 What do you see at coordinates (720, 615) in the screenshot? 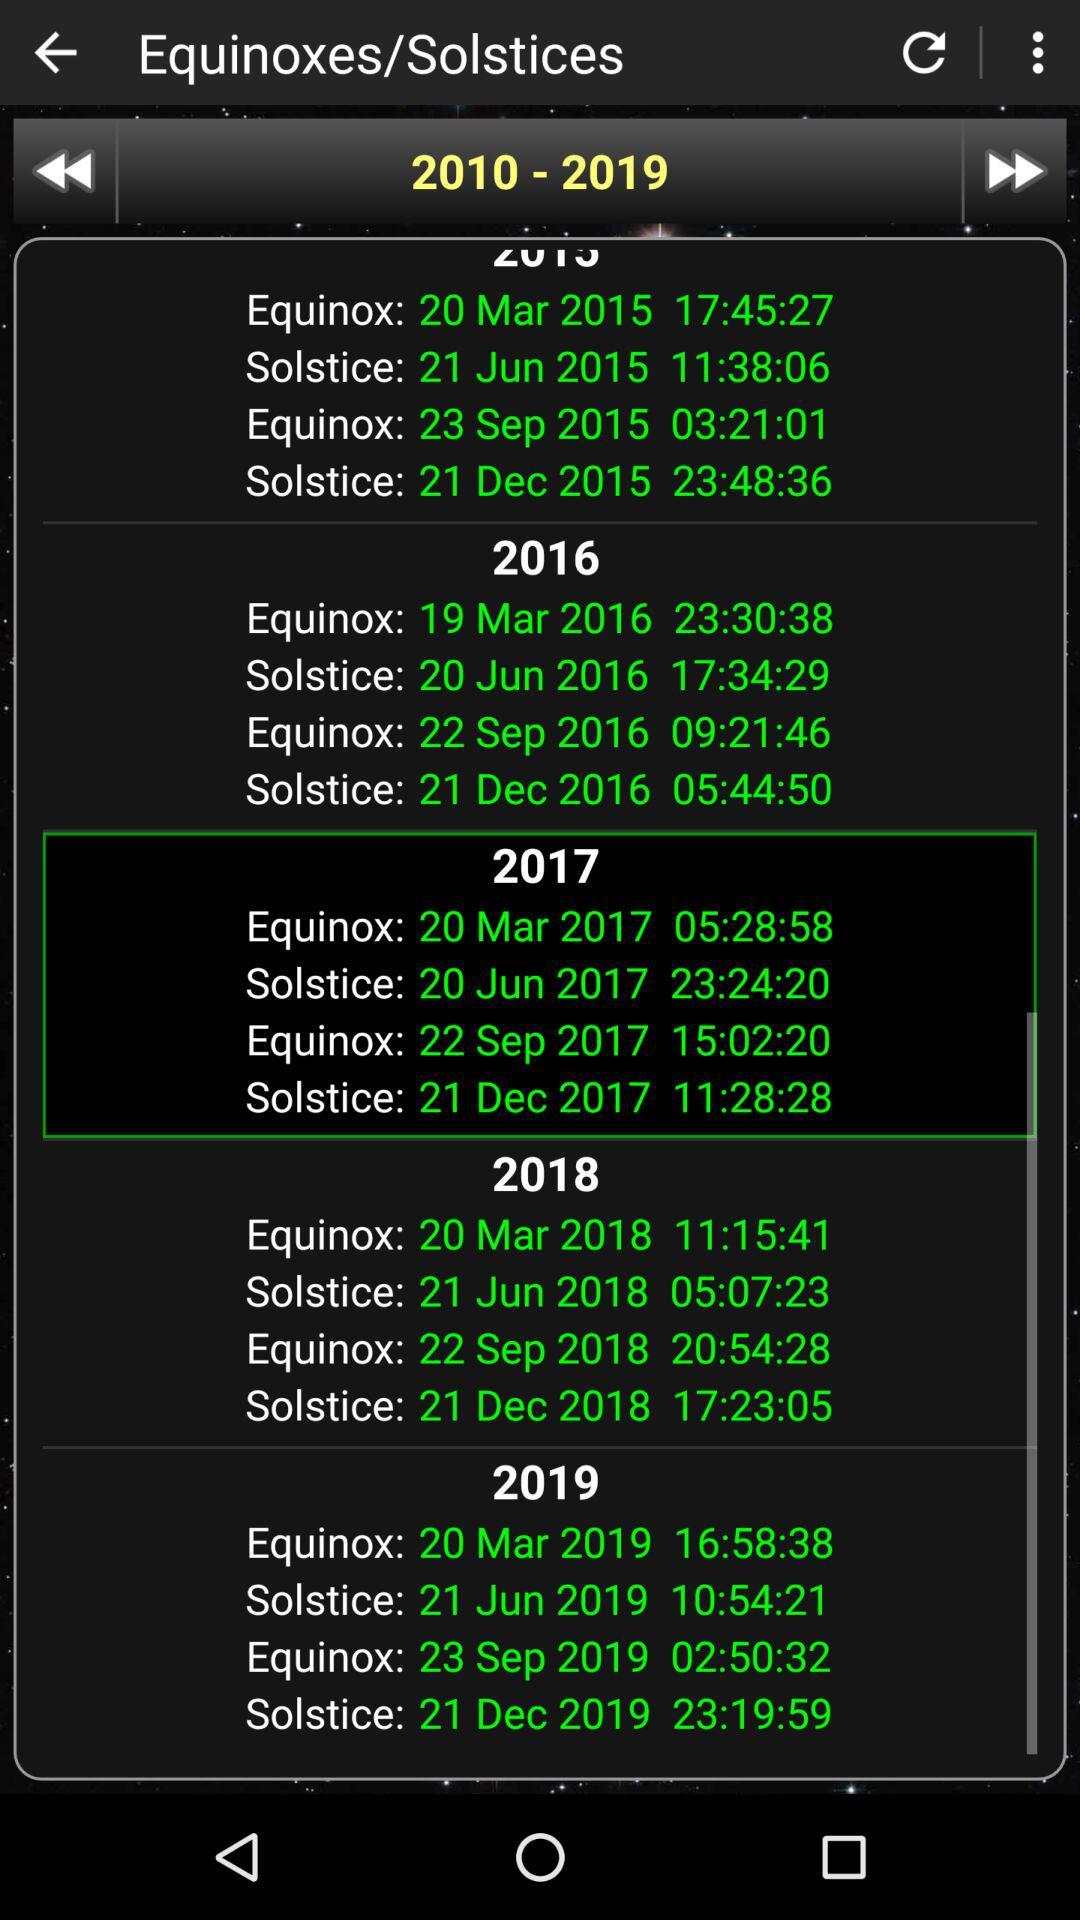
I see `item below 2016 item` at bounding box center [720, 615].